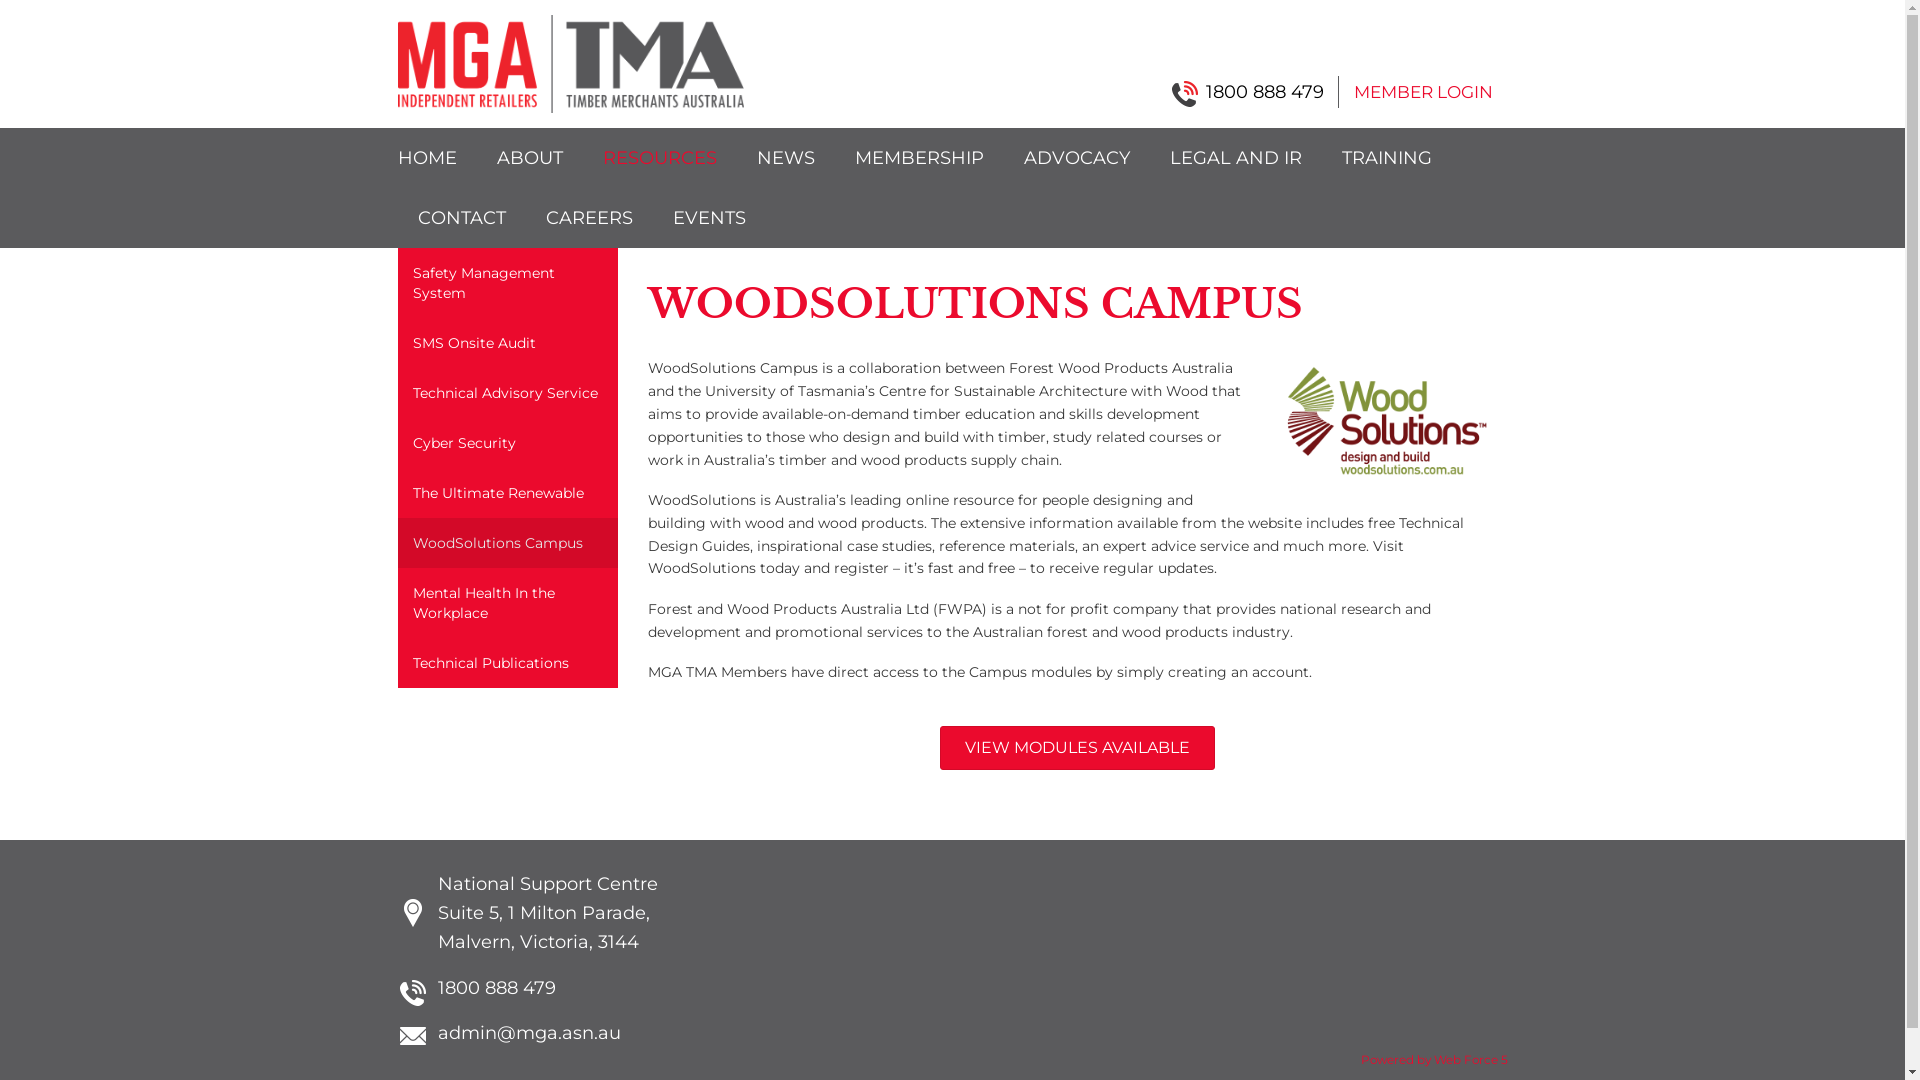 This screenshot has width=1920, height=1080. I want to click on 'Powered by Web Force 5', so click(1359, 1058).